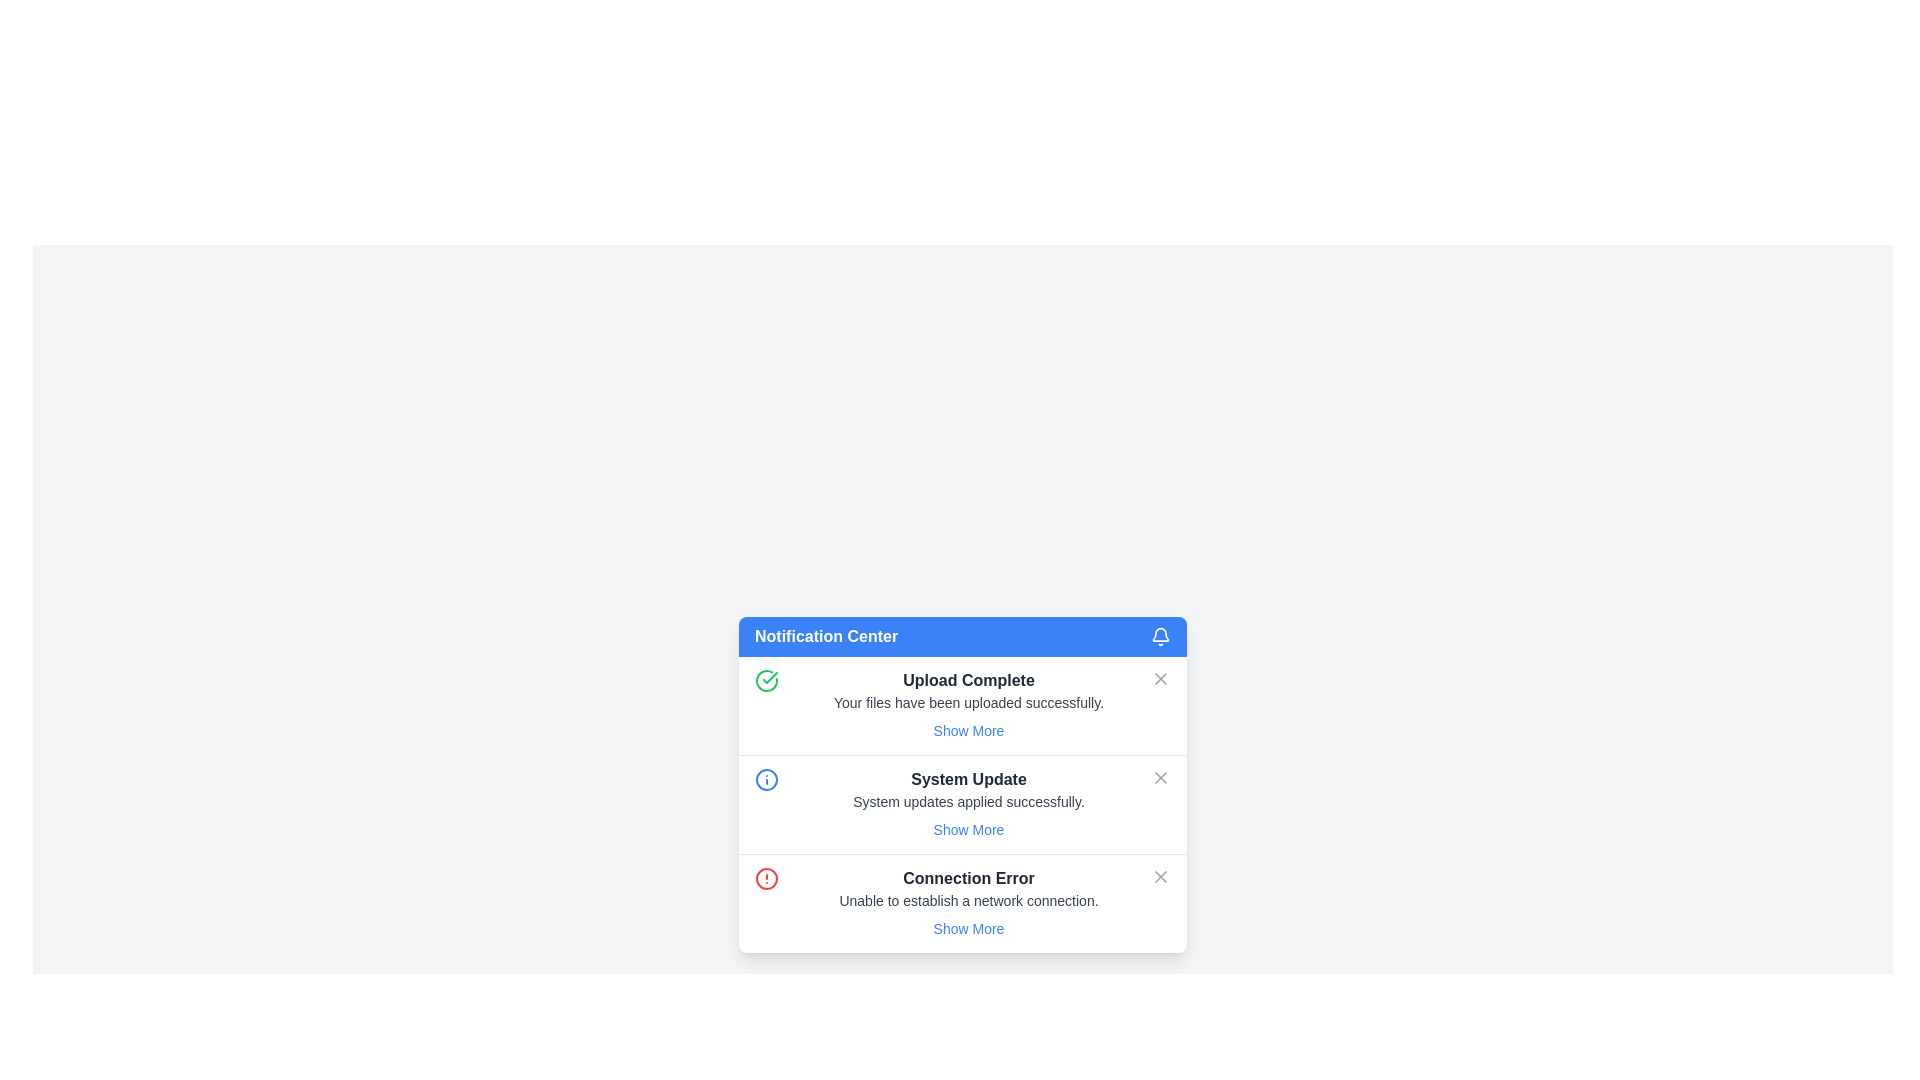  What do you see at coordinates (969, 903) in the screenshot?
I see `the 'Show More' link in the Notification item indicating 'Connection Error' that contains actionable text` at bounding box center [969, 903].